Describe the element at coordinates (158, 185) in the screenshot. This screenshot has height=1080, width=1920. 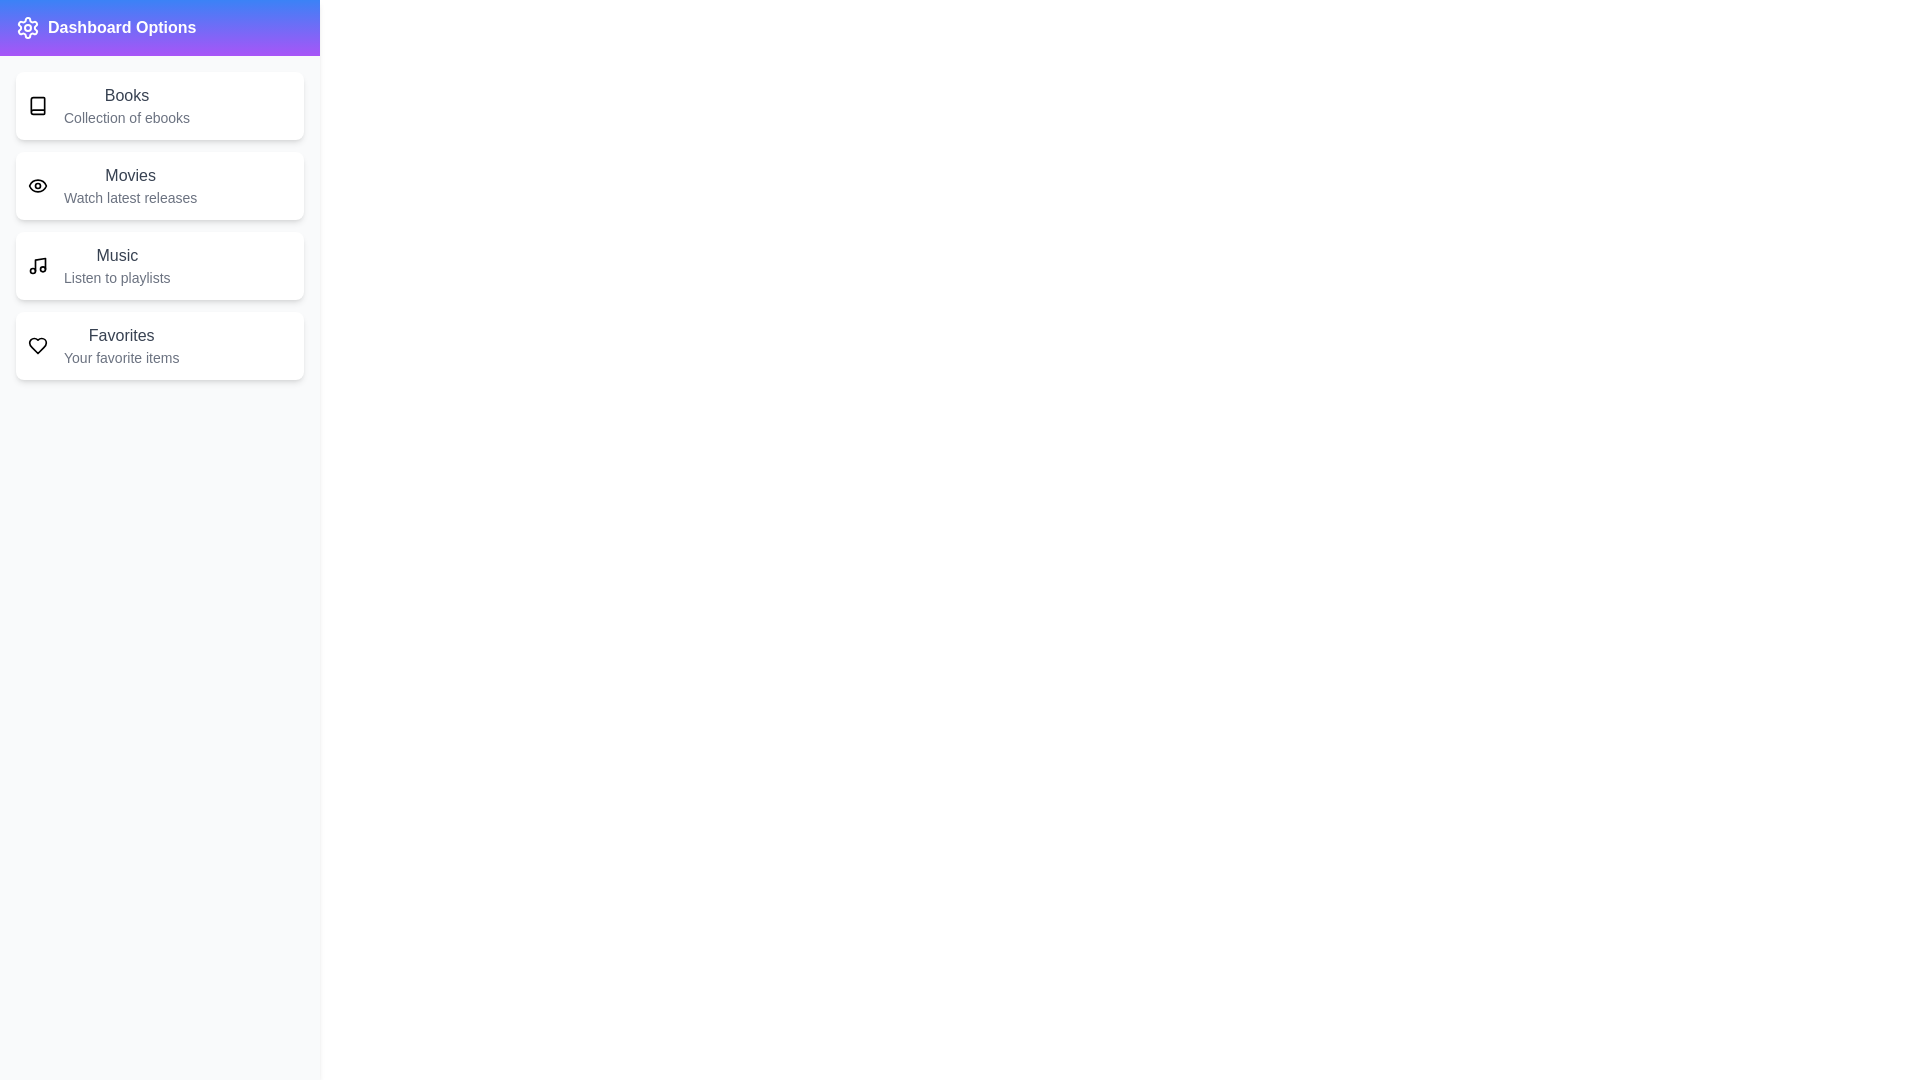
I see `the menu item labeled 'Movies' to observe its hover effect` at that location.